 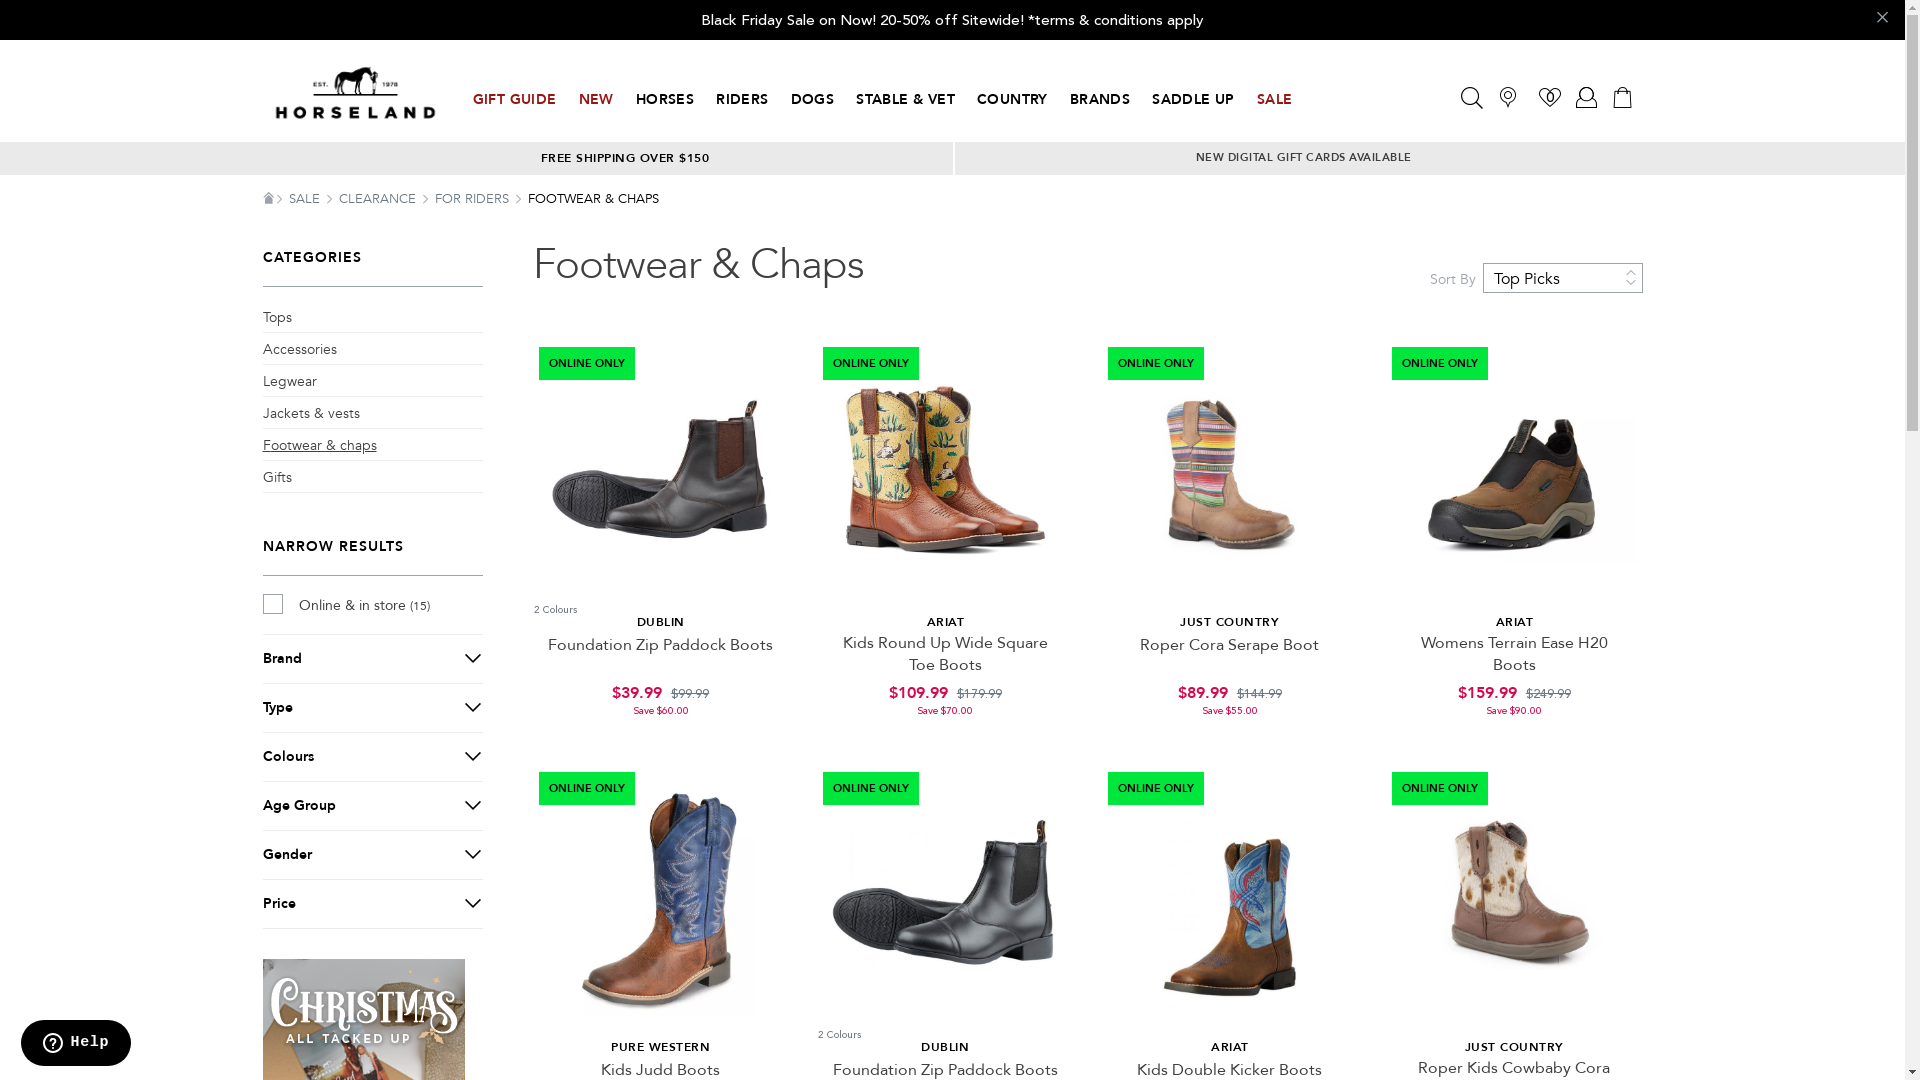 I want to click on '$109.99 $179.99, so click(x=944, y=697).